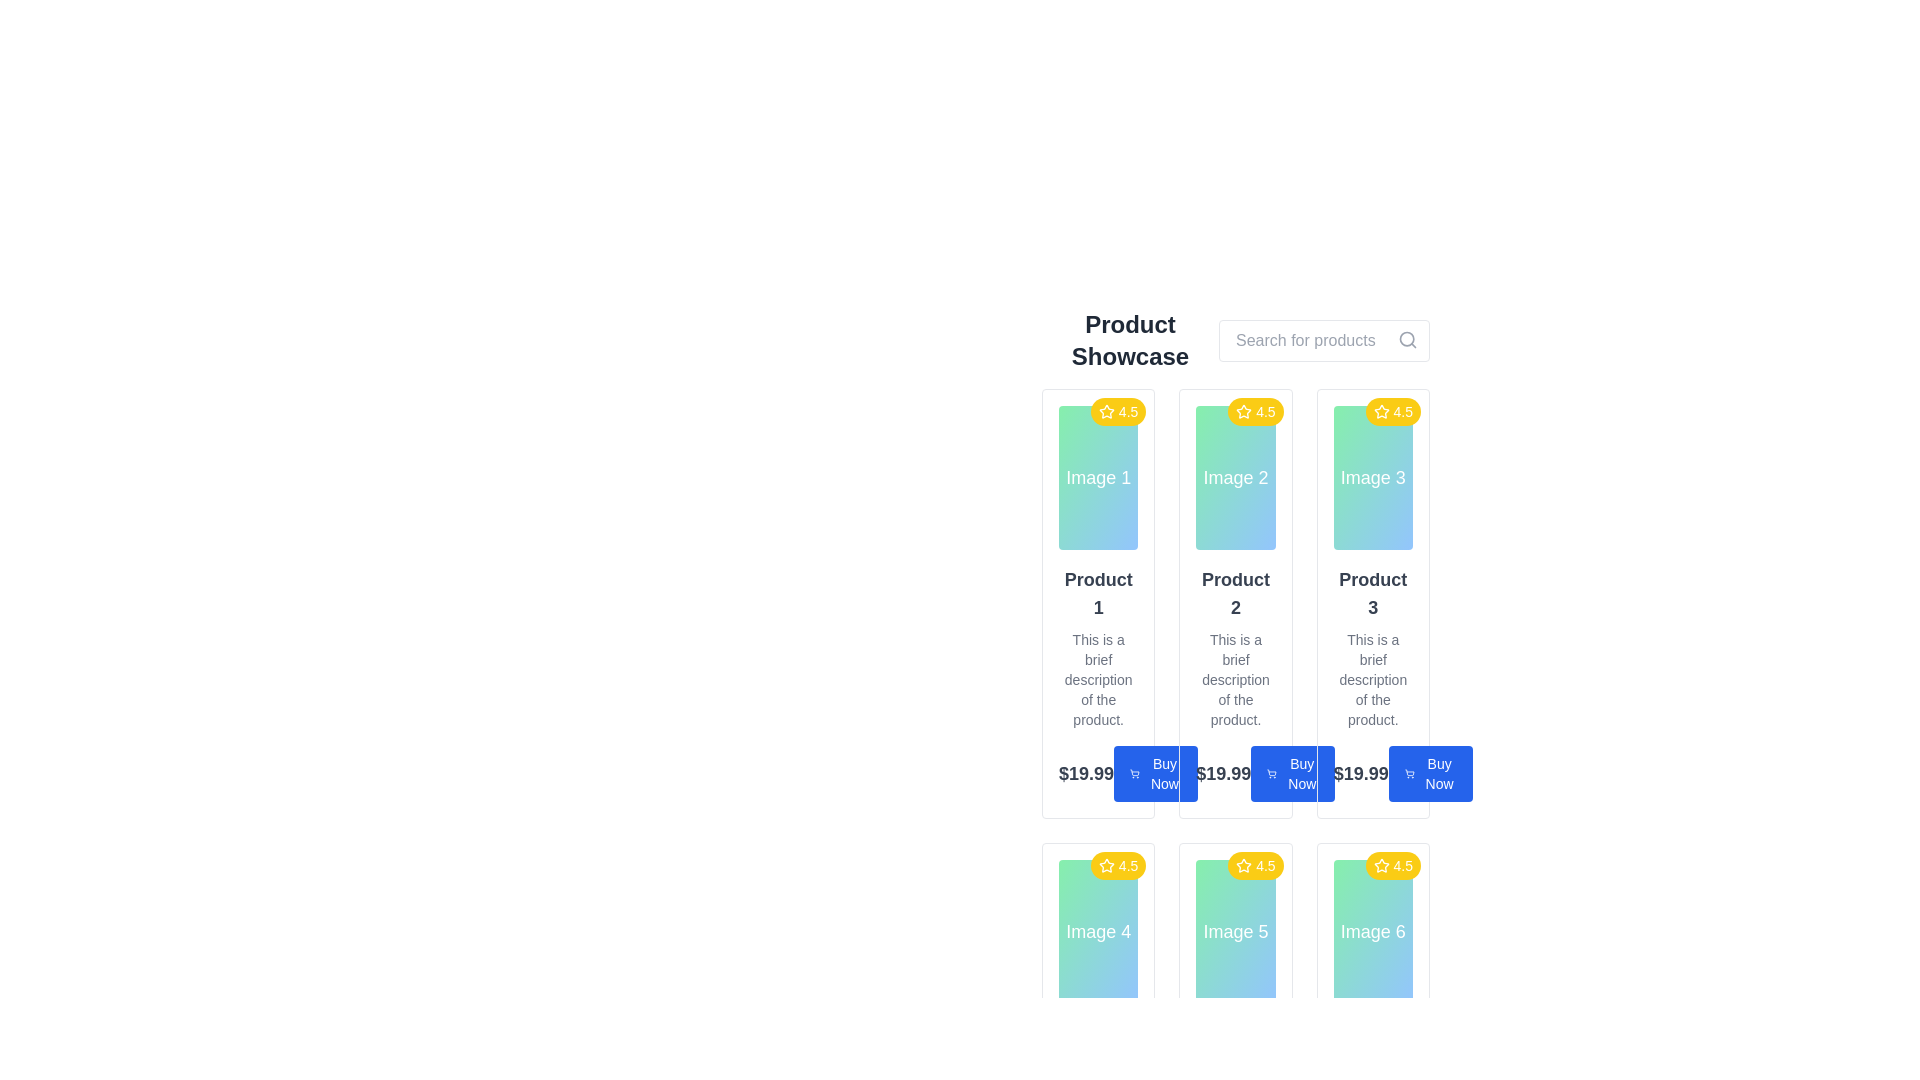  Describe the element at coordinates (1372, 678) in the screenshot. I see `and comprehend the text label that displays 'This is a brief description of the product.' located below the product title 'Product 3' and above the pricing section in the product grid` at that location.